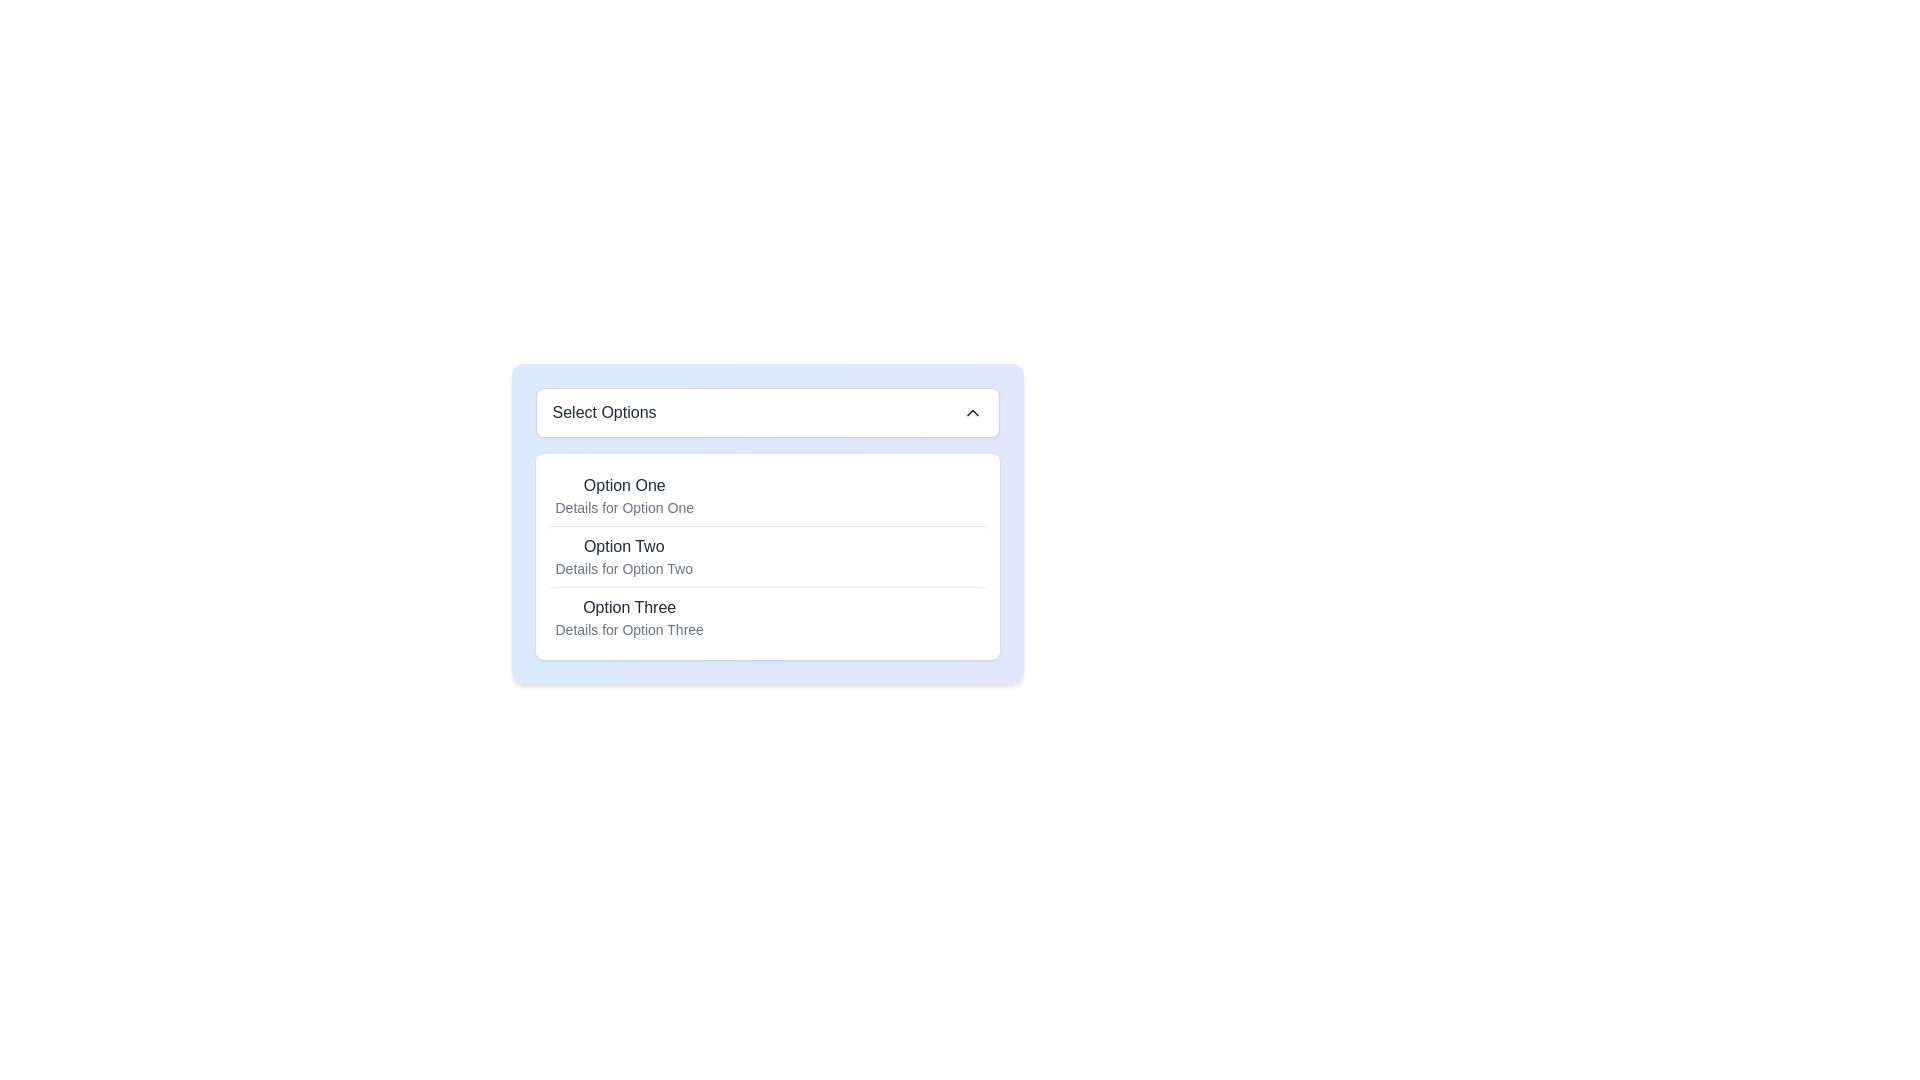 This screenshot has width=1920, height=1080. What do you see at coordinates (628, 616) in the screenshot?
I see `the 'Option Three' text element in the dropdown menu` at bounding box center [628, 616].